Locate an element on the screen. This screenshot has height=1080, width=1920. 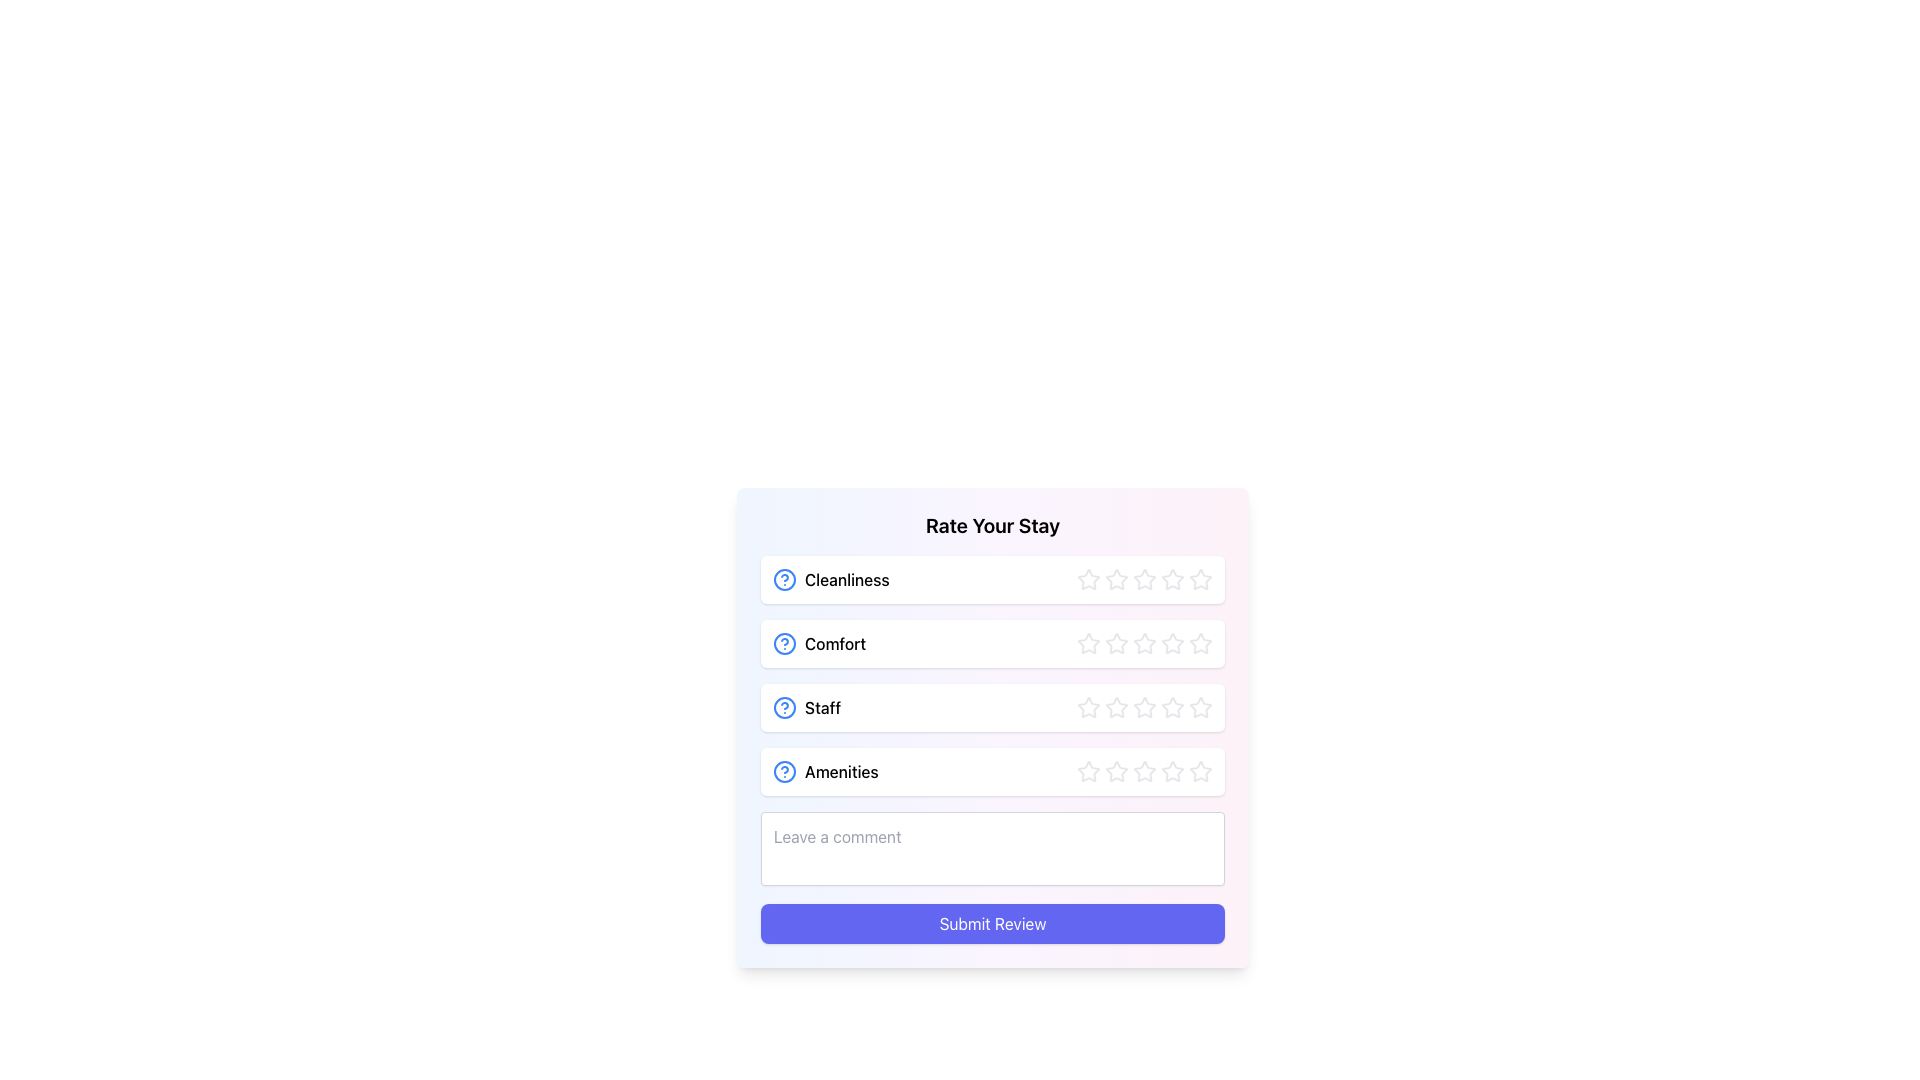
the circular icon with a blue border and question mark design, located to the left of the 'Comfort' label in the second row of the form is located at coordinates (784, 644).